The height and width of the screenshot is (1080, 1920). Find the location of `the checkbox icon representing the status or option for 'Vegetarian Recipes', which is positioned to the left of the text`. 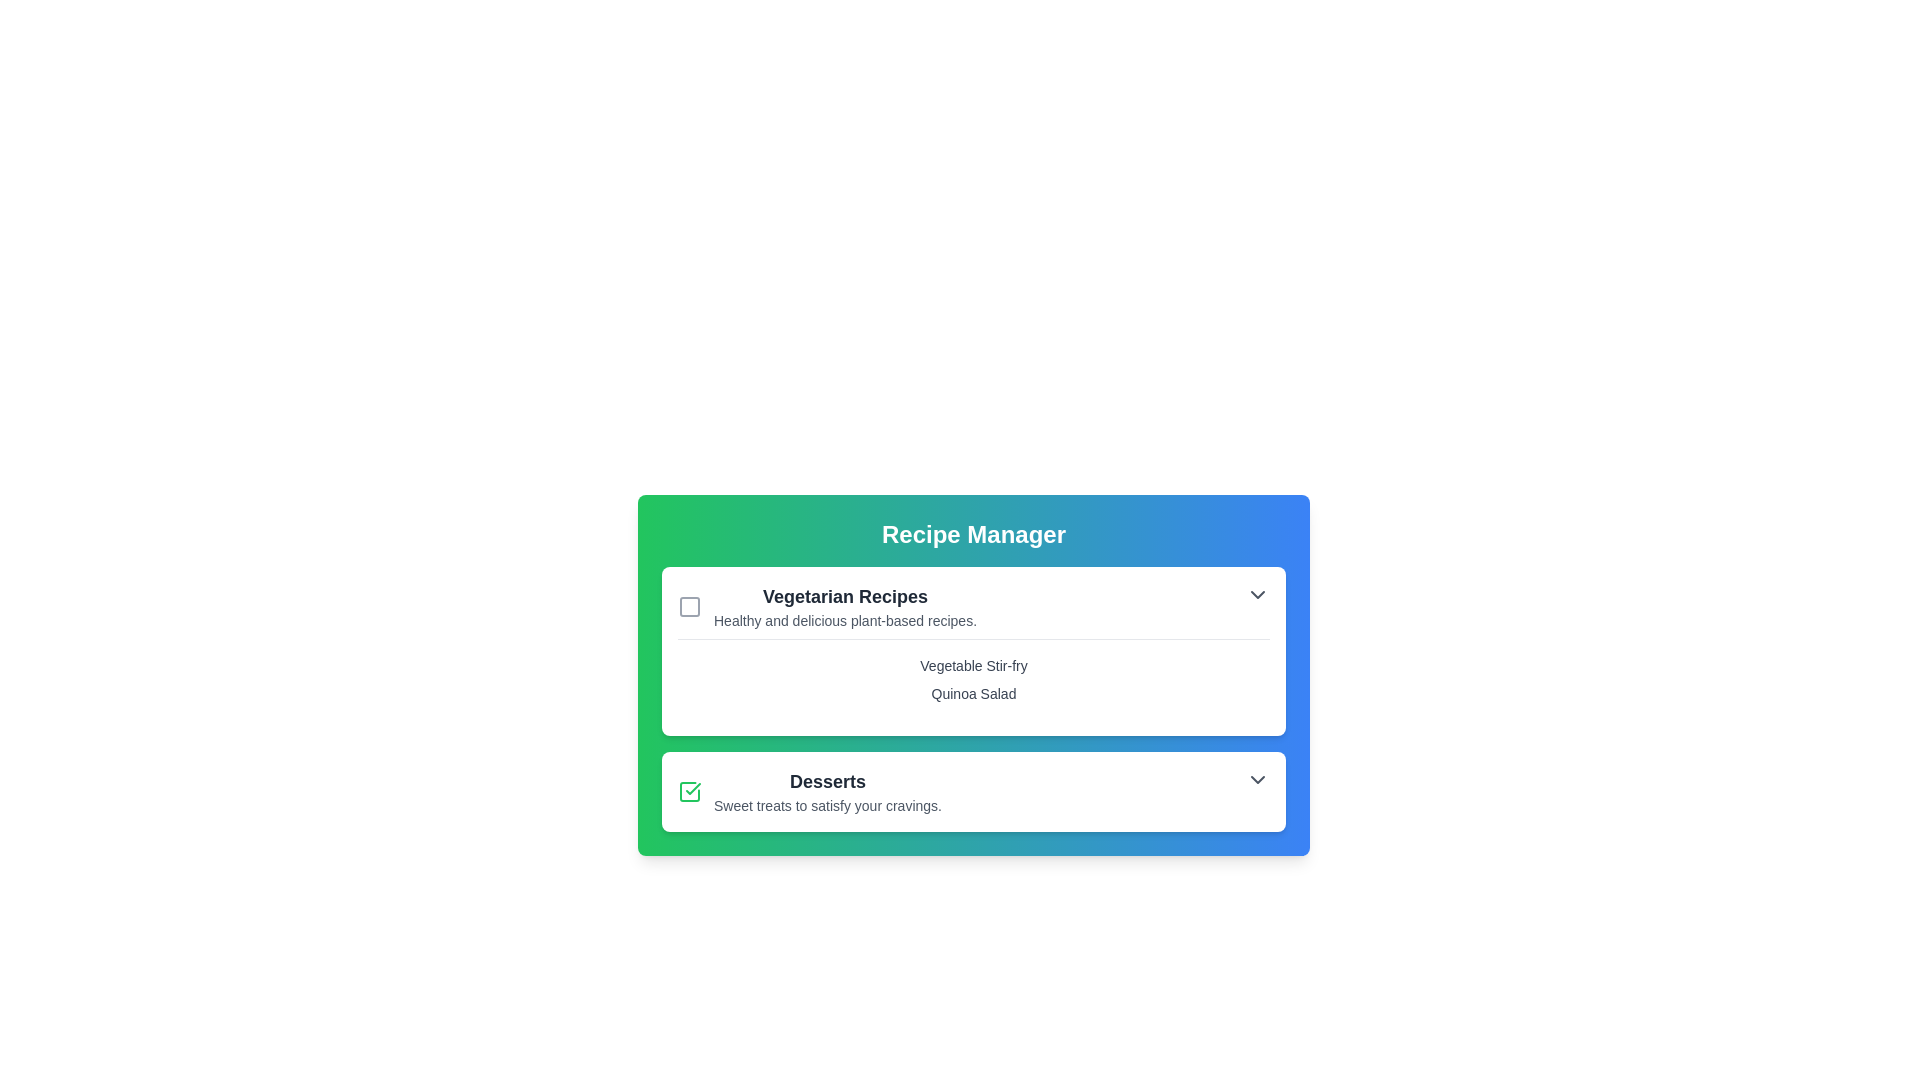

the checkbox icon representing the status or option for 'Vegetarian Recipes', which is positioned to the left of the text is located at coordinates (690, 605).